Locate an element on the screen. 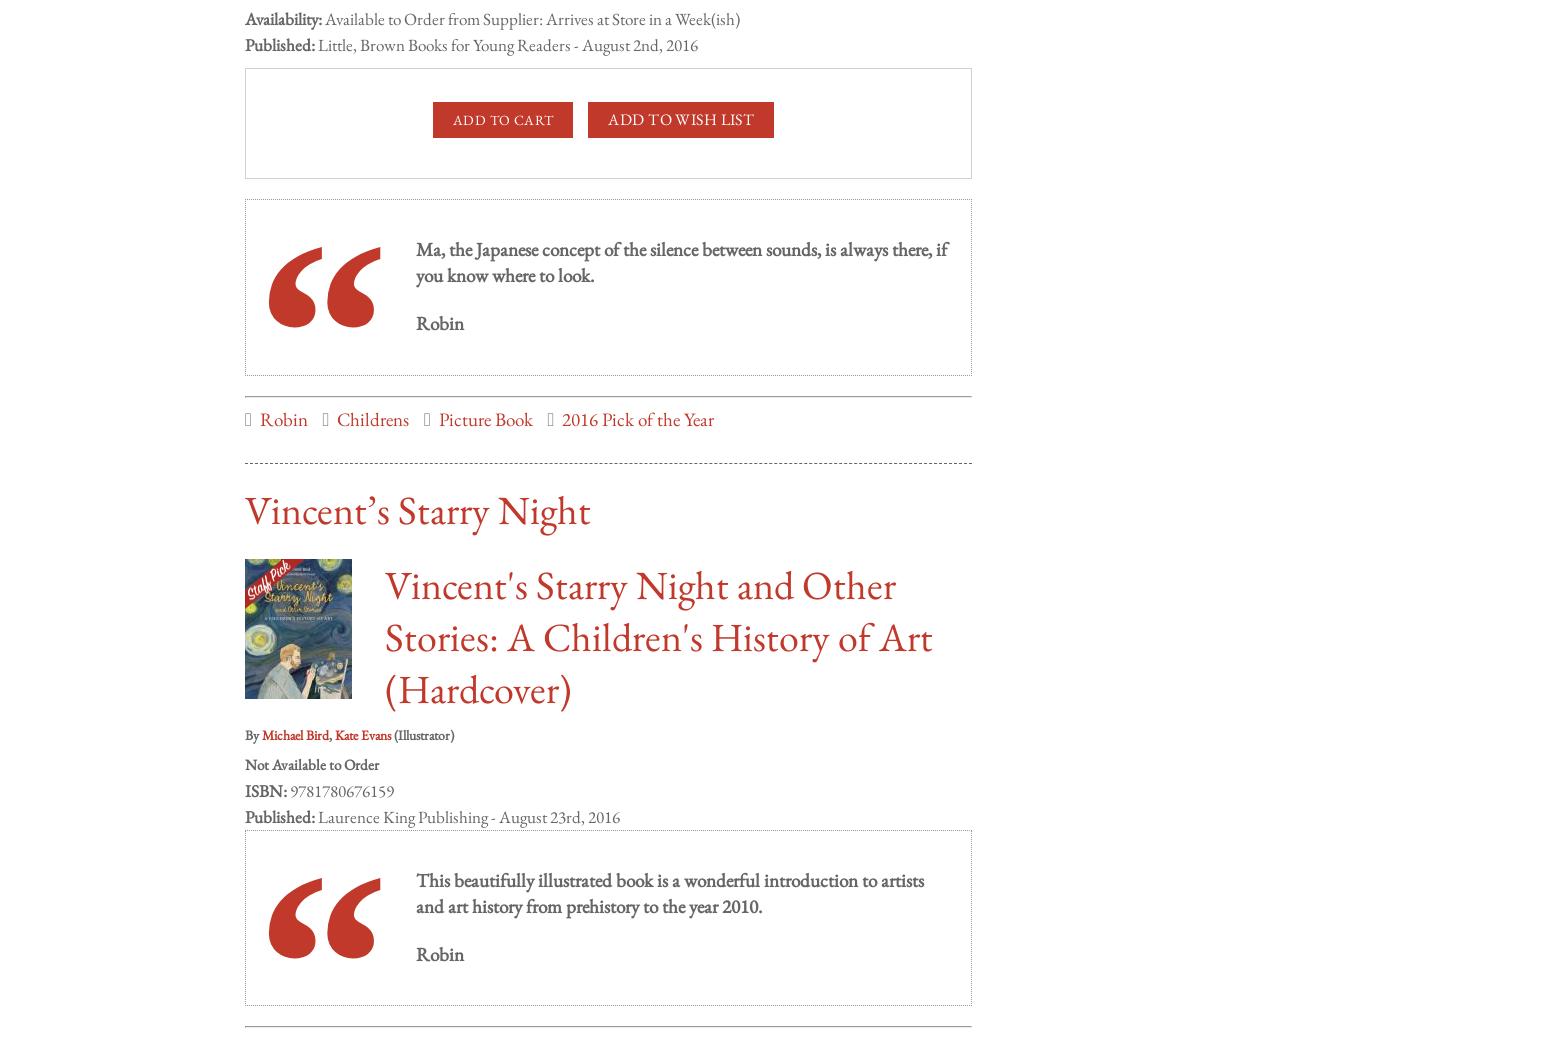  'Childrens' is located at coordinates (371, 399).